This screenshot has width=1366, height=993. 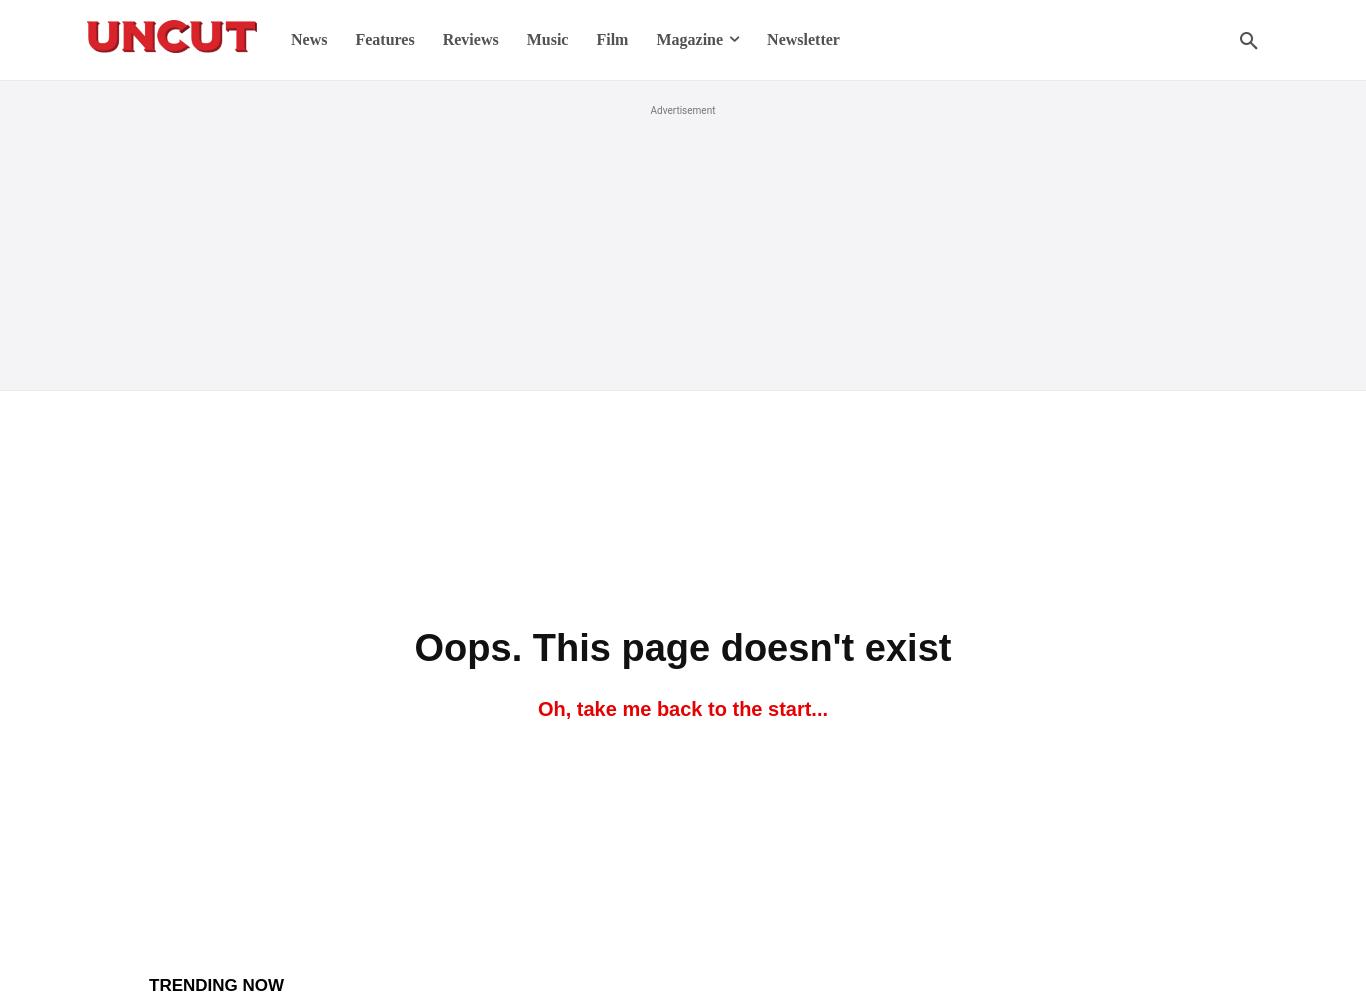 What do you see at coordinates (308, 39) in the screenshot?
I see `'News'` at bounding box center [308, 39].